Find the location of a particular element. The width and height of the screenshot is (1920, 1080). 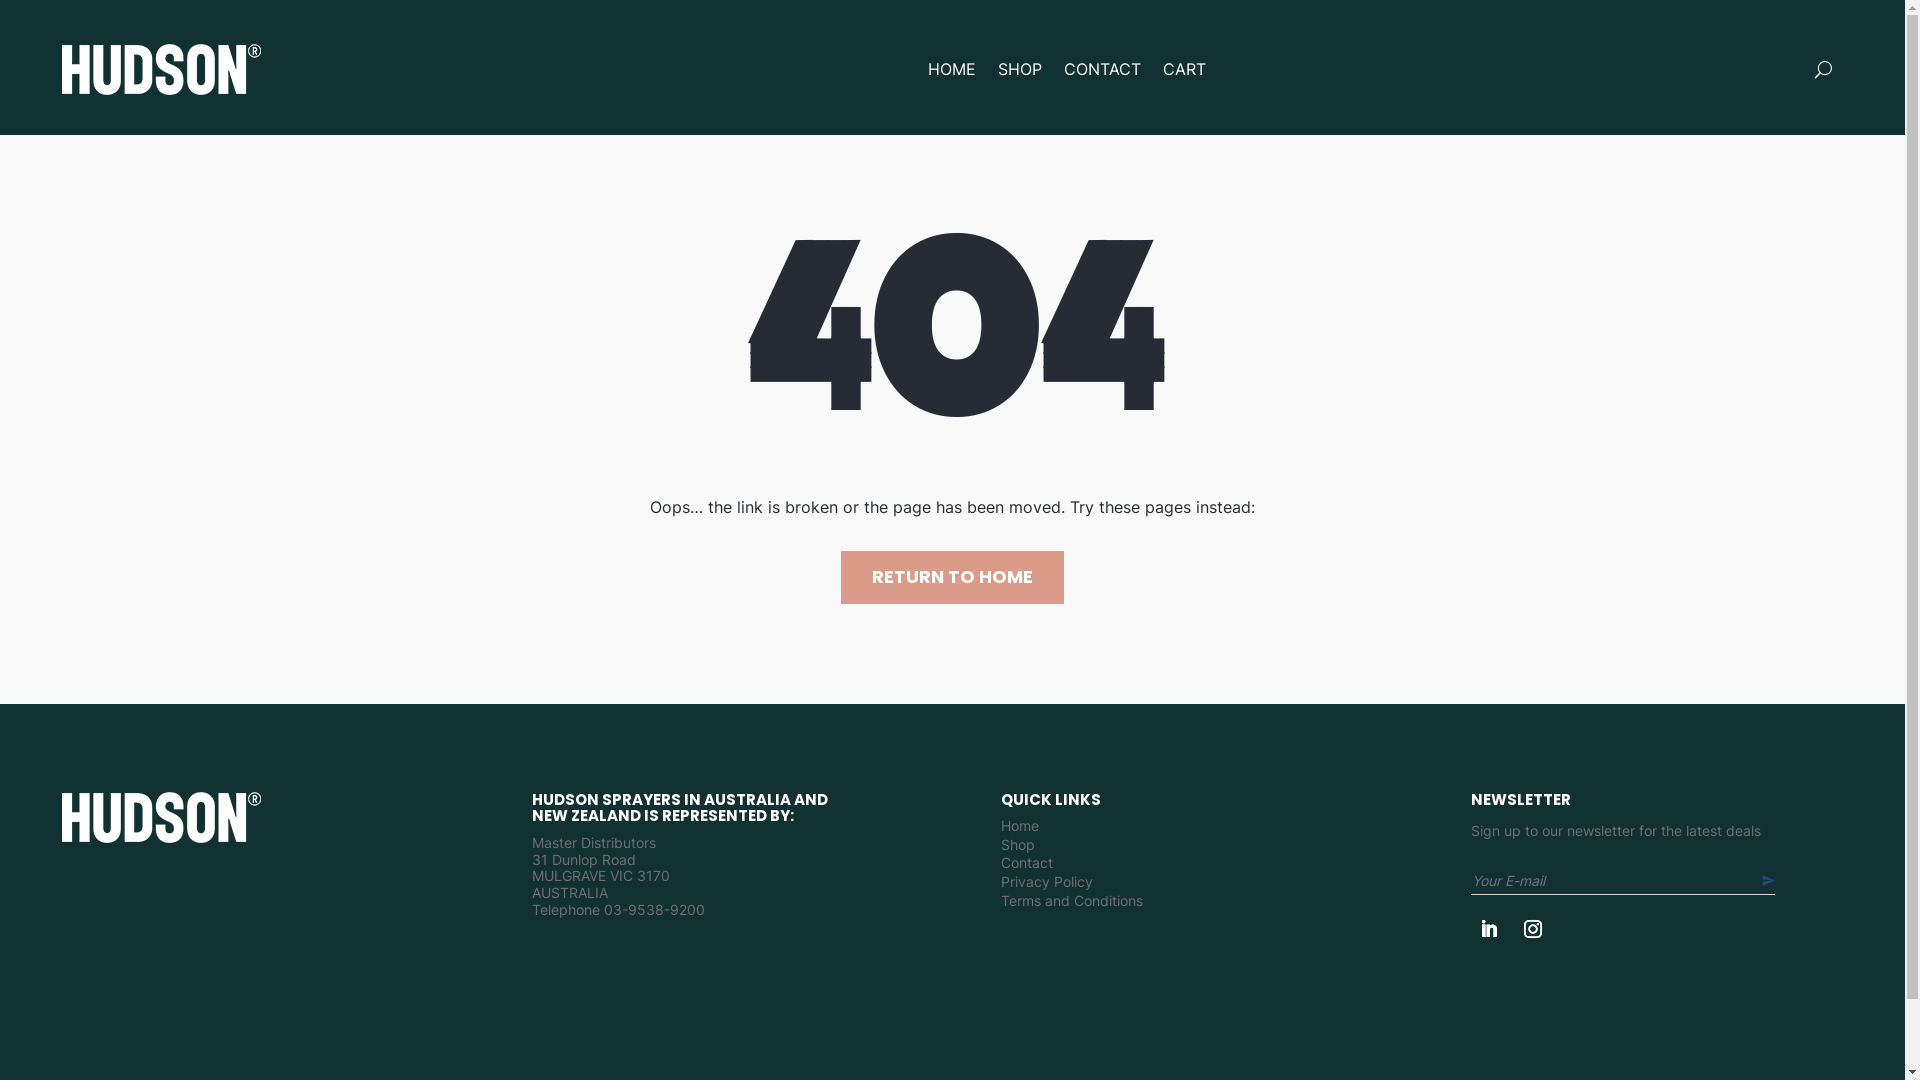

'Follow on Instagram' is located at coordinates (1531, 929).